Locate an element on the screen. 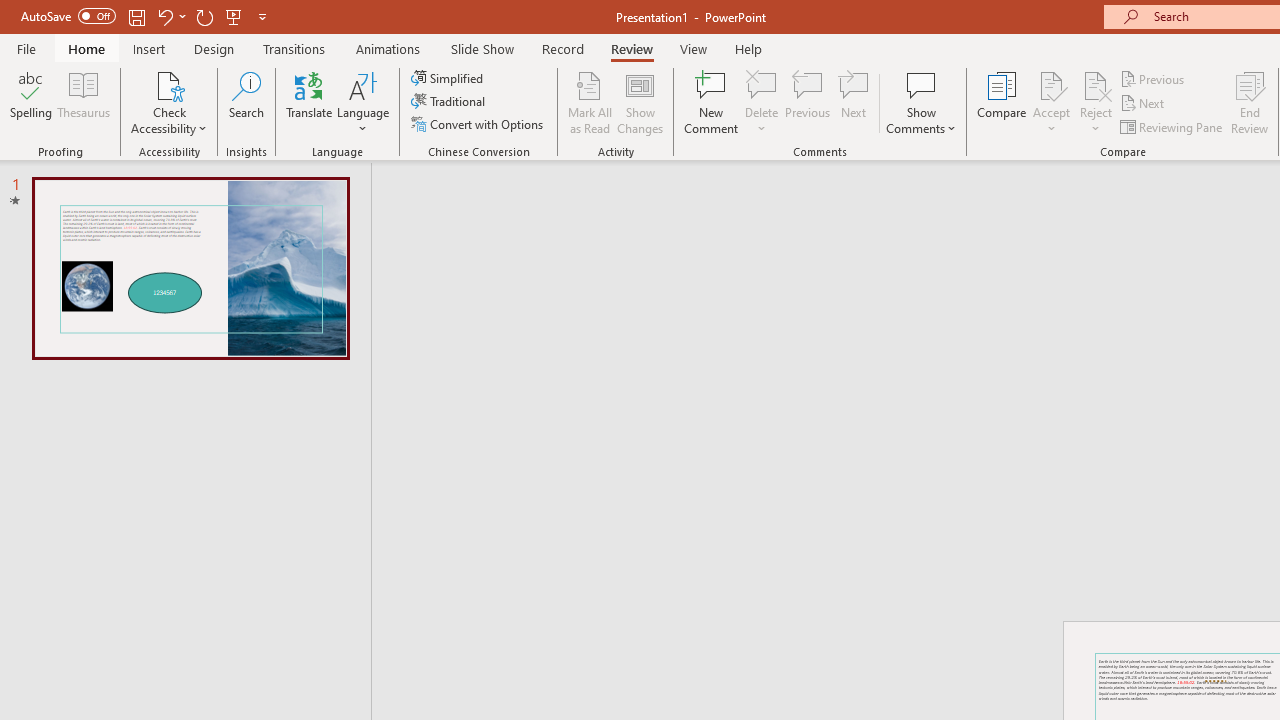 The height and width of the screenshot is (720, 1280). 'Compare' is located at coordinates (1002, 103).